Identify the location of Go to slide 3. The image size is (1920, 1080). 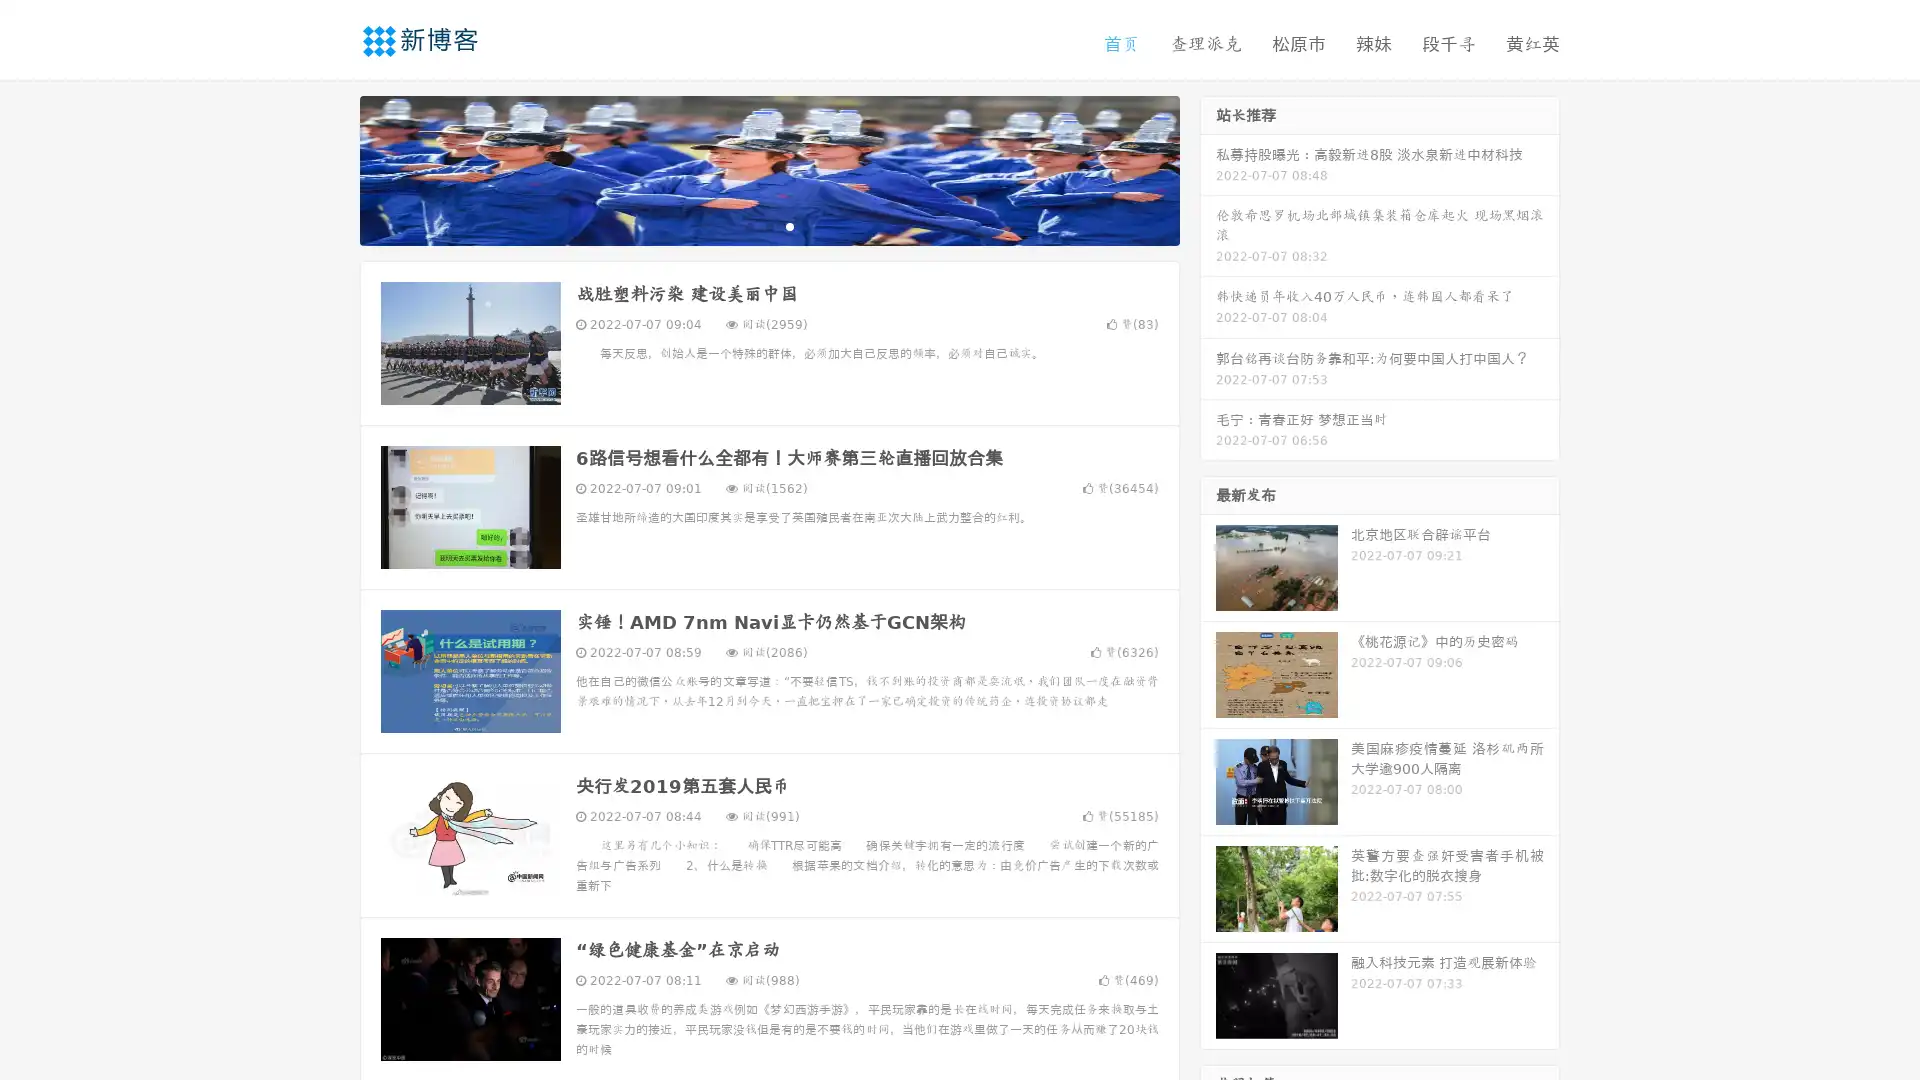
(789, 225).